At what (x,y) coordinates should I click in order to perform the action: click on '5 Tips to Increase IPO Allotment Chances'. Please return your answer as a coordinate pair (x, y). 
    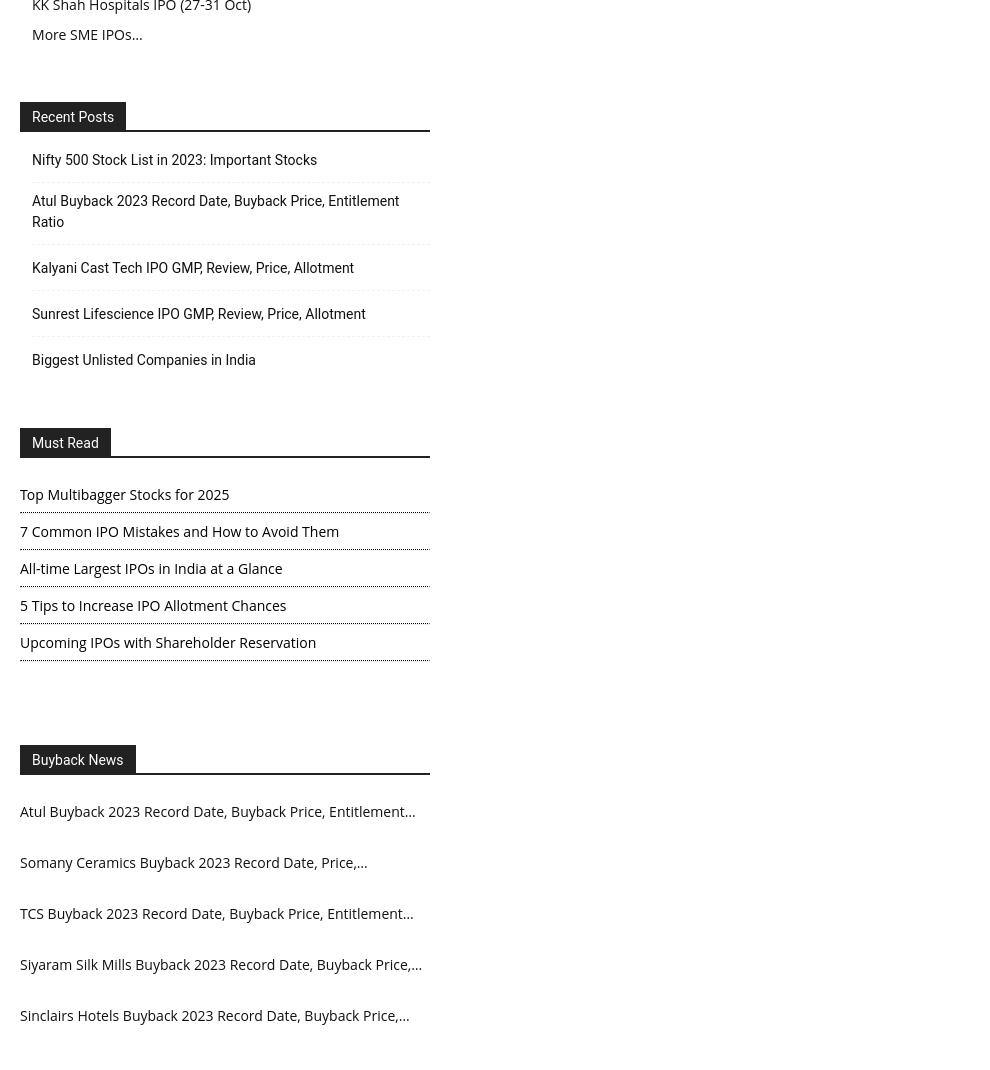
    Looking at the image, I should click on (152, 603).